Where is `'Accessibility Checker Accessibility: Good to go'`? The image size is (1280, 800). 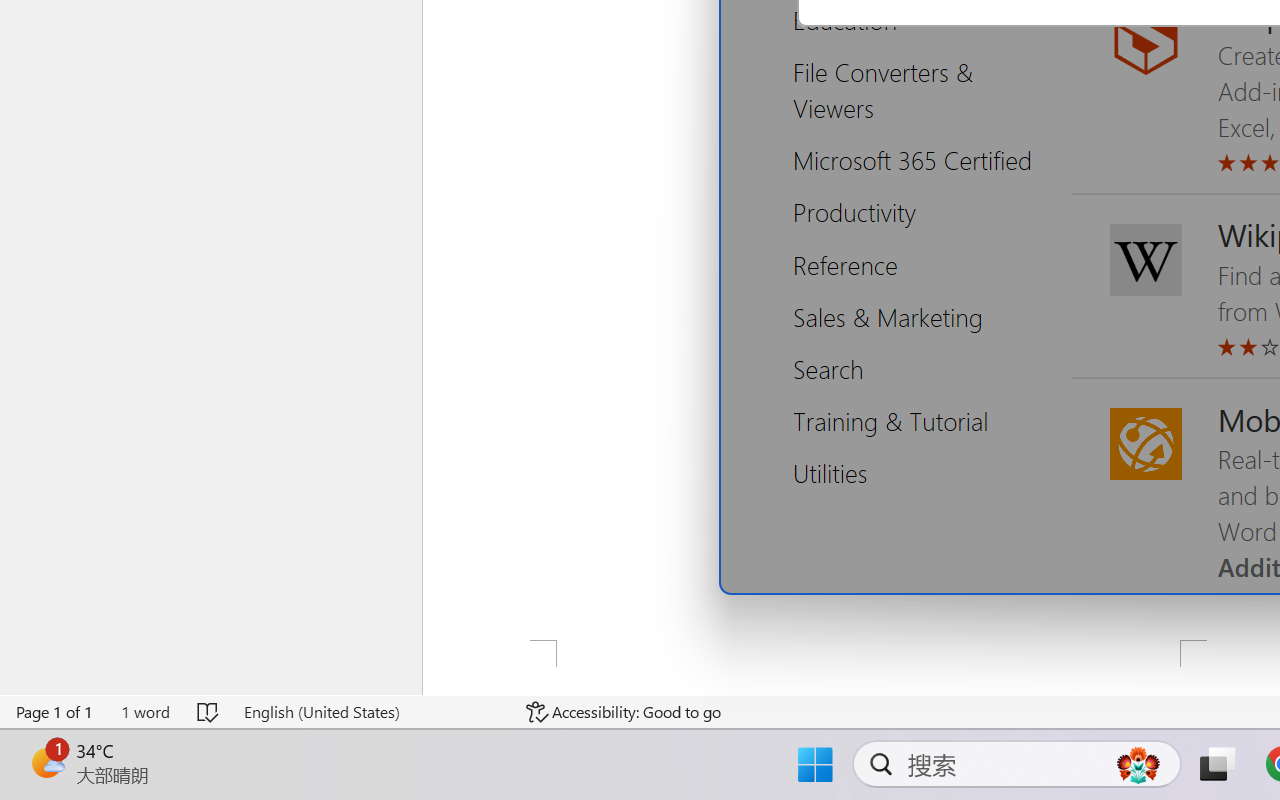 'Accessibility Checker Accessibility: Good to go' is located at coordinates (623, 711).